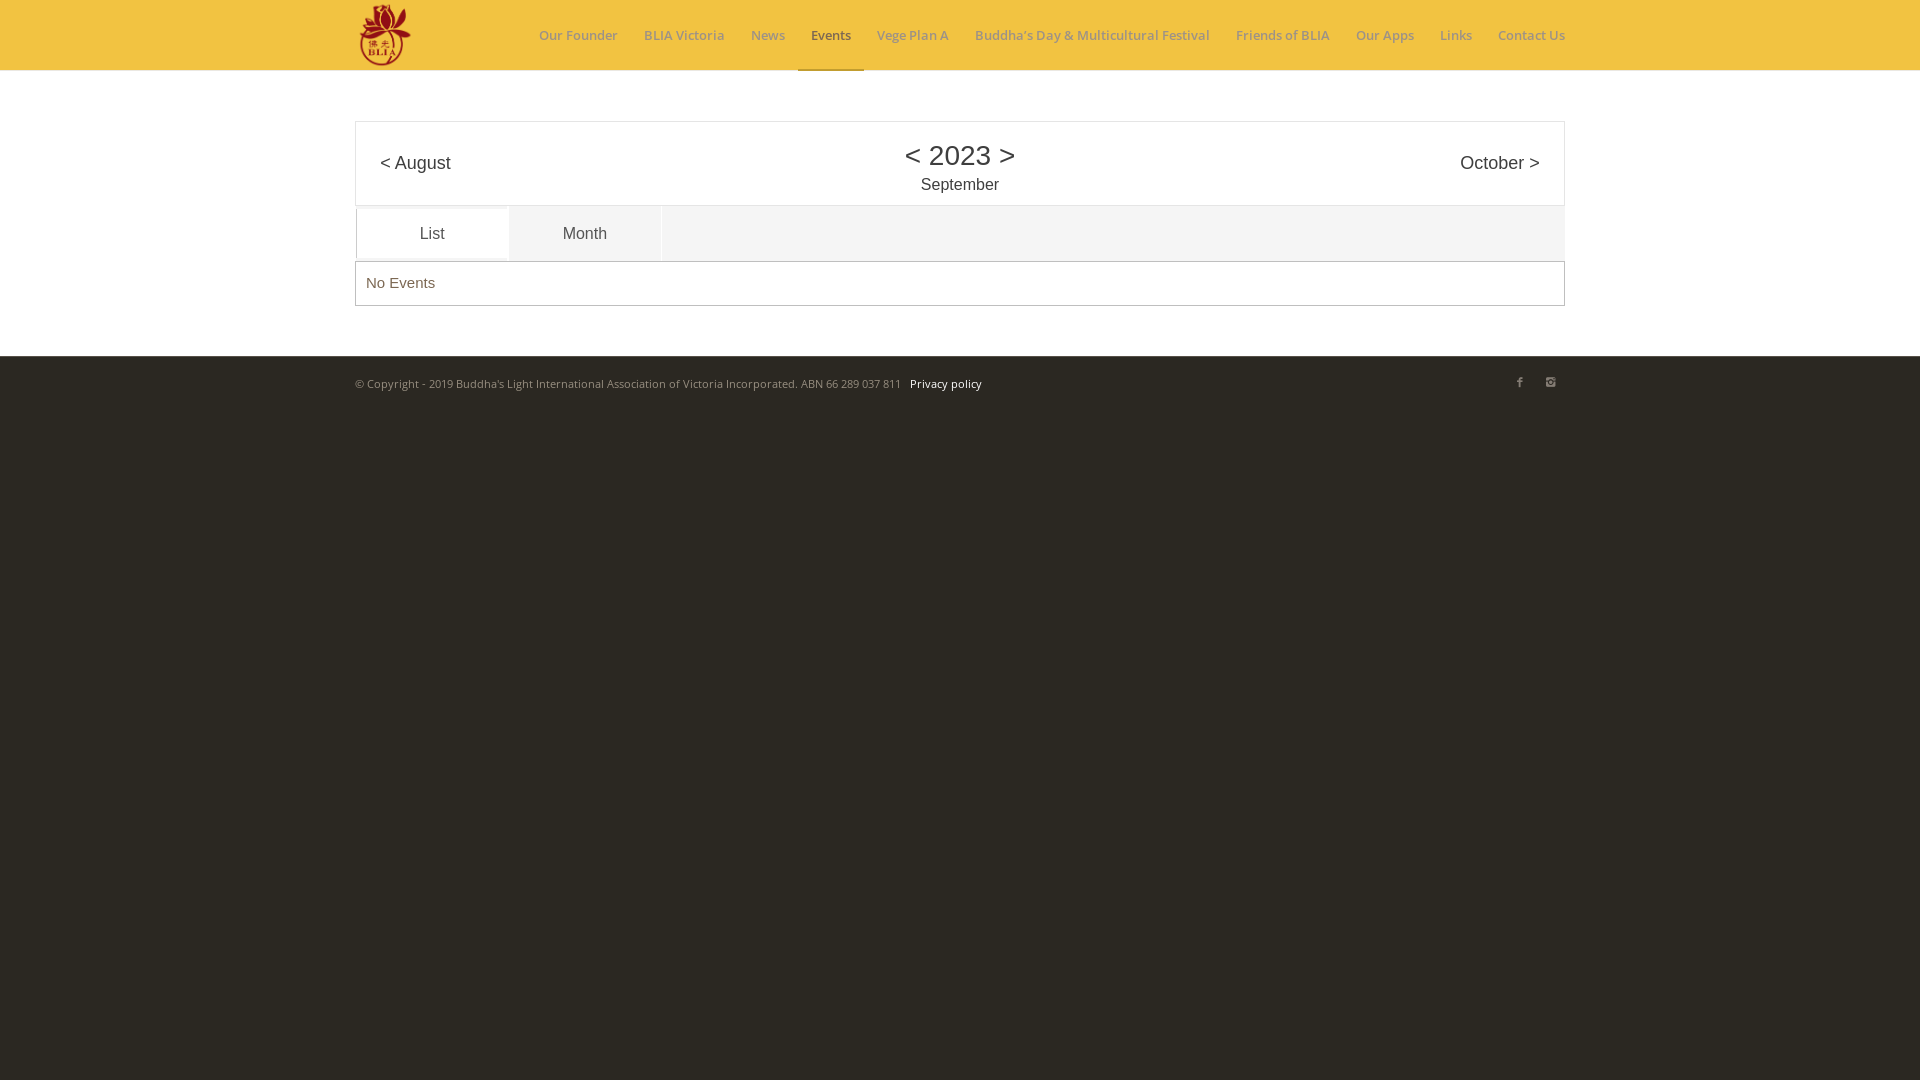 Image resolution: width=1920 pixels, height=1080 pixels. Describe the element at coordinates (737, 34) in the screenshot. I see `'News'` at that location.